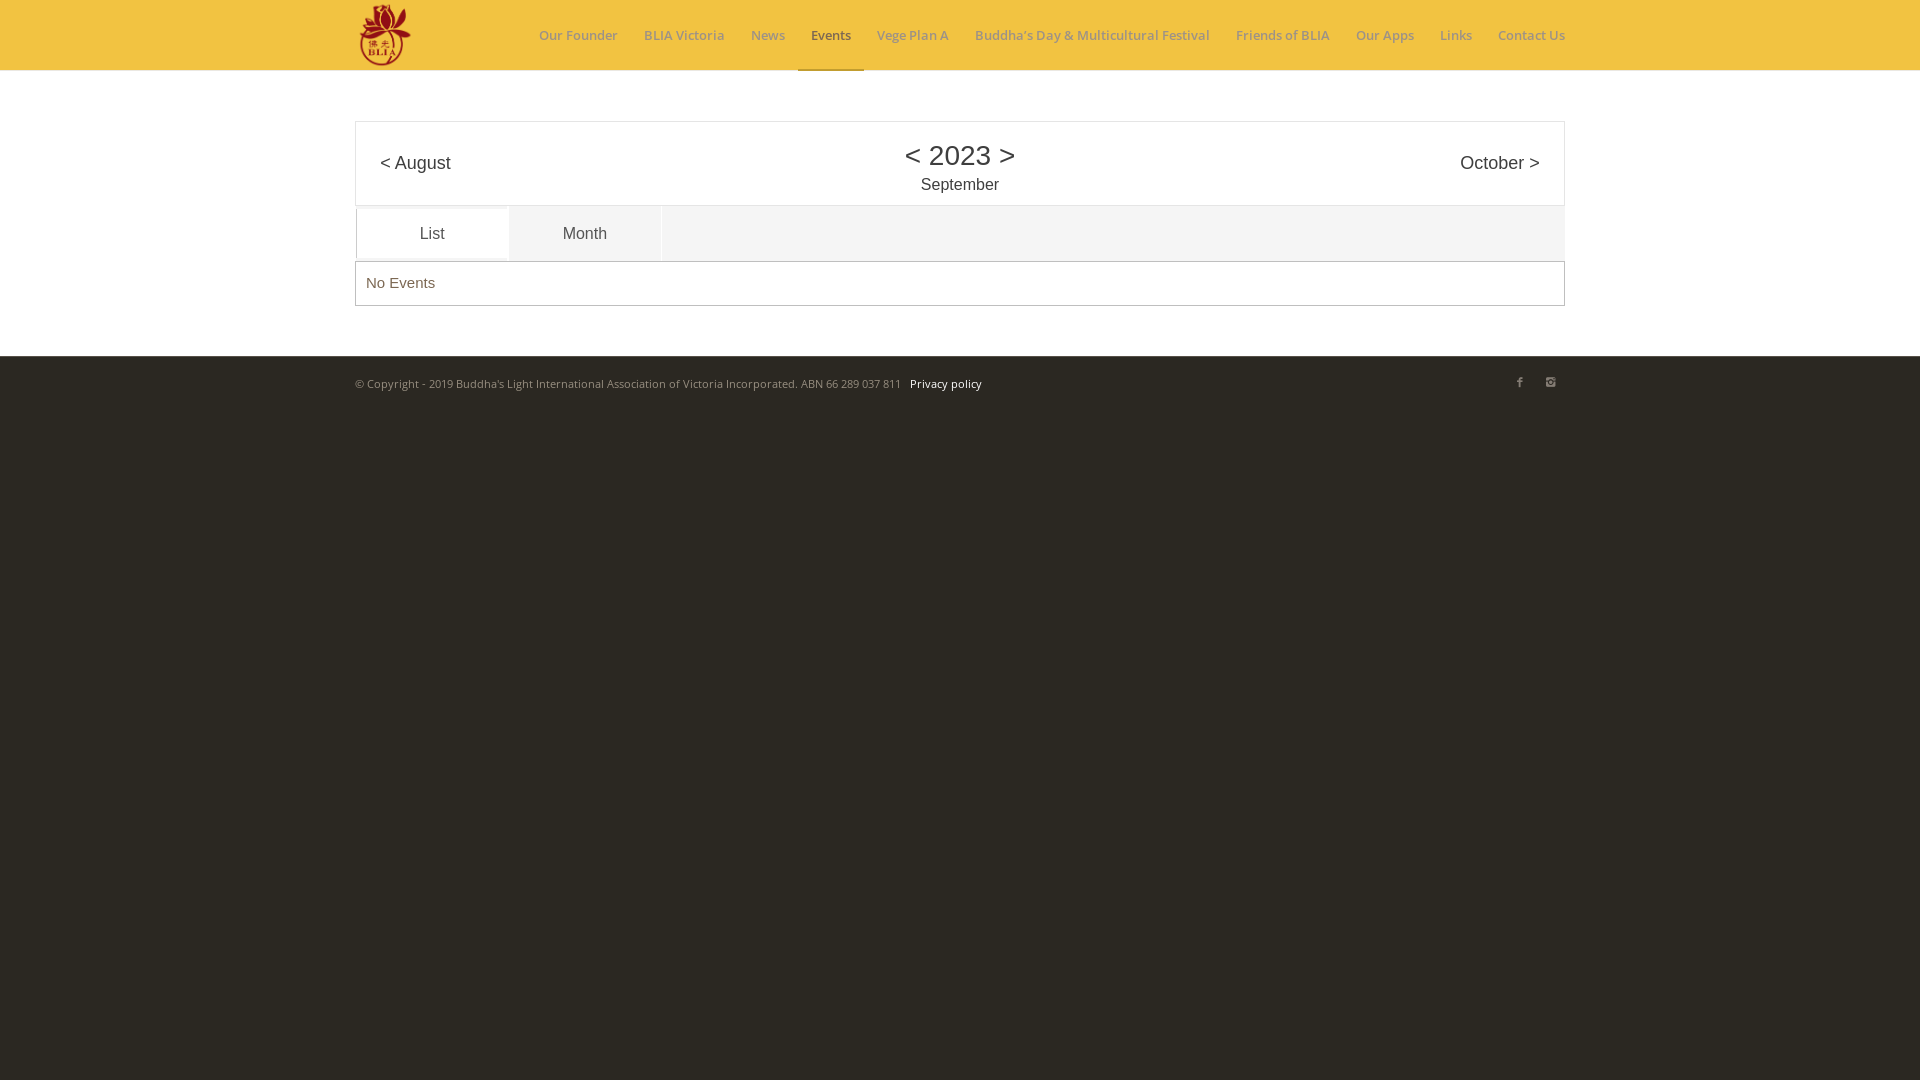 Image resolution: width=1920 pixels, height=1080 pixels. Describe the element at coordinates (737, 34) in the screenshot. I see `'News'` at that location.